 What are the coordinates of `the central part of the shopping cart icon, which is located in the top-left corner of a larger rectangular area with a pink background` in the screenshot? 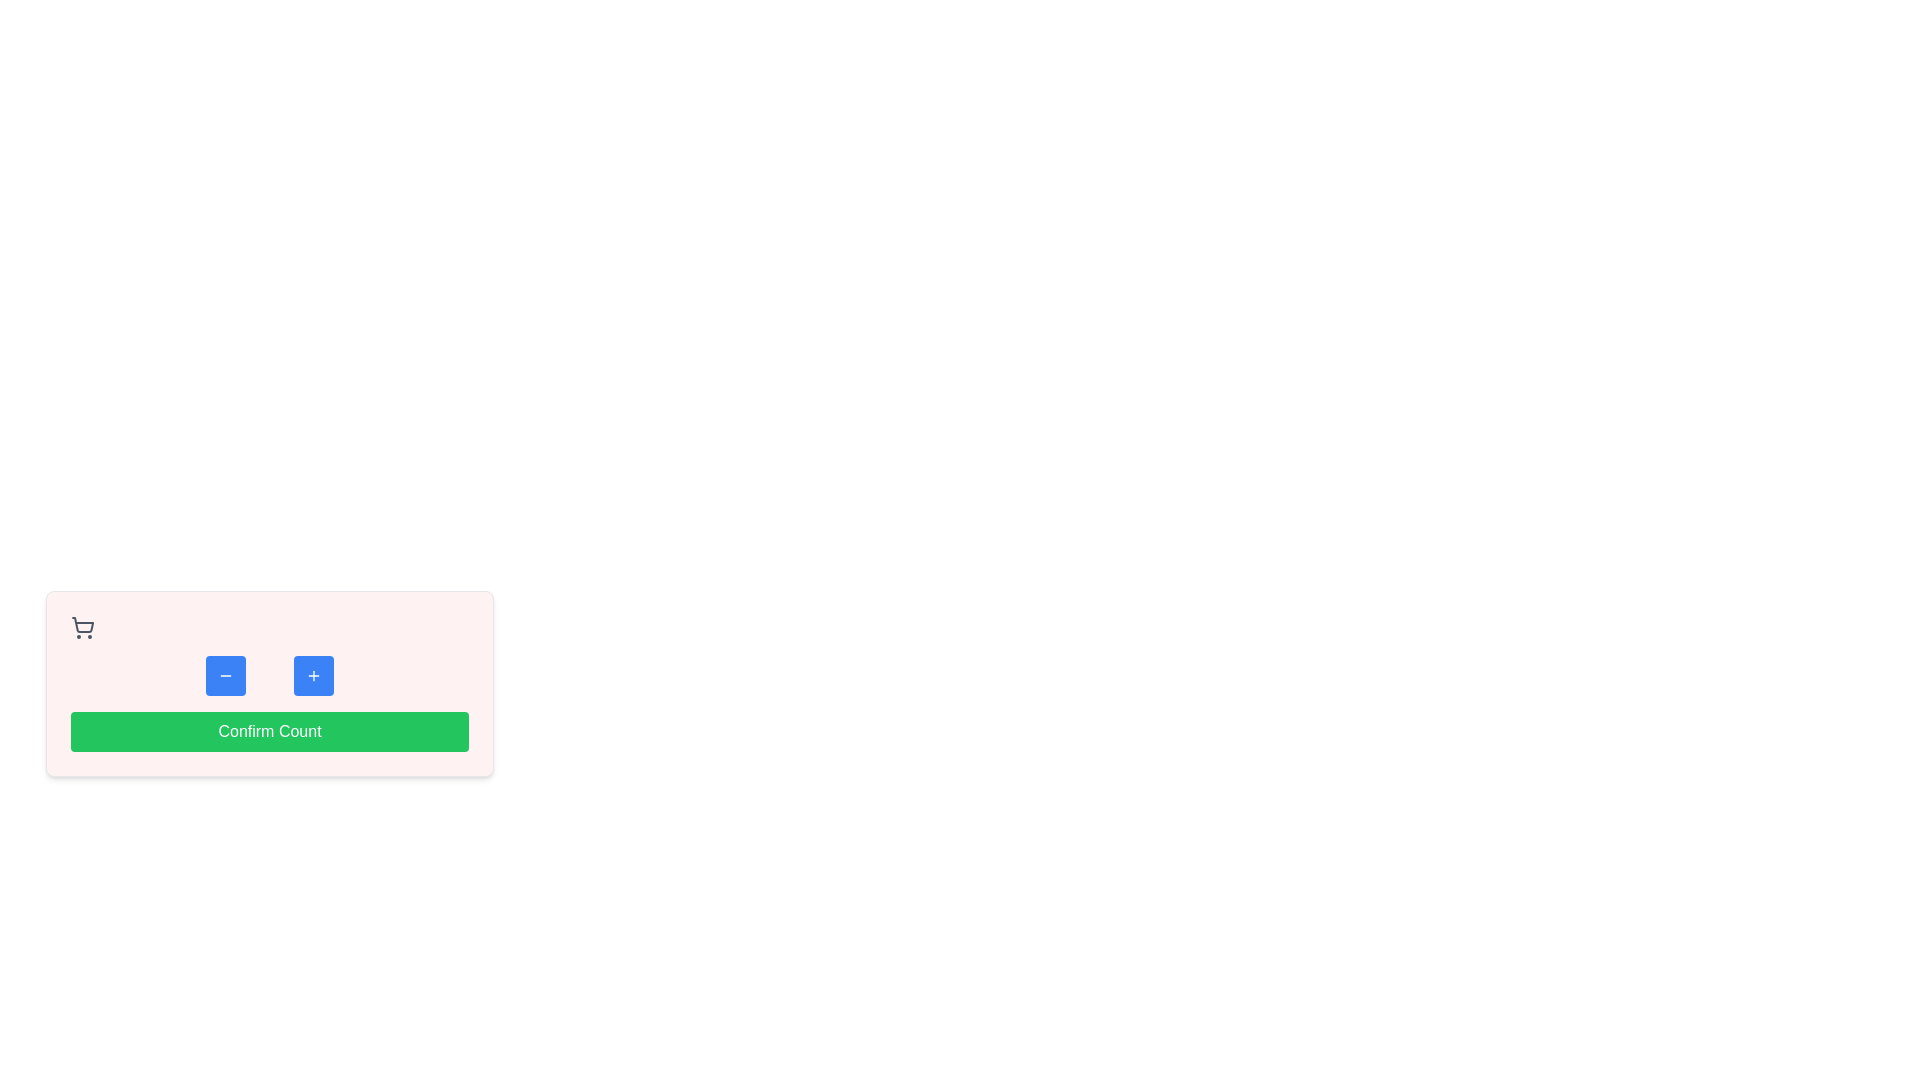 It's located at (82, 623).